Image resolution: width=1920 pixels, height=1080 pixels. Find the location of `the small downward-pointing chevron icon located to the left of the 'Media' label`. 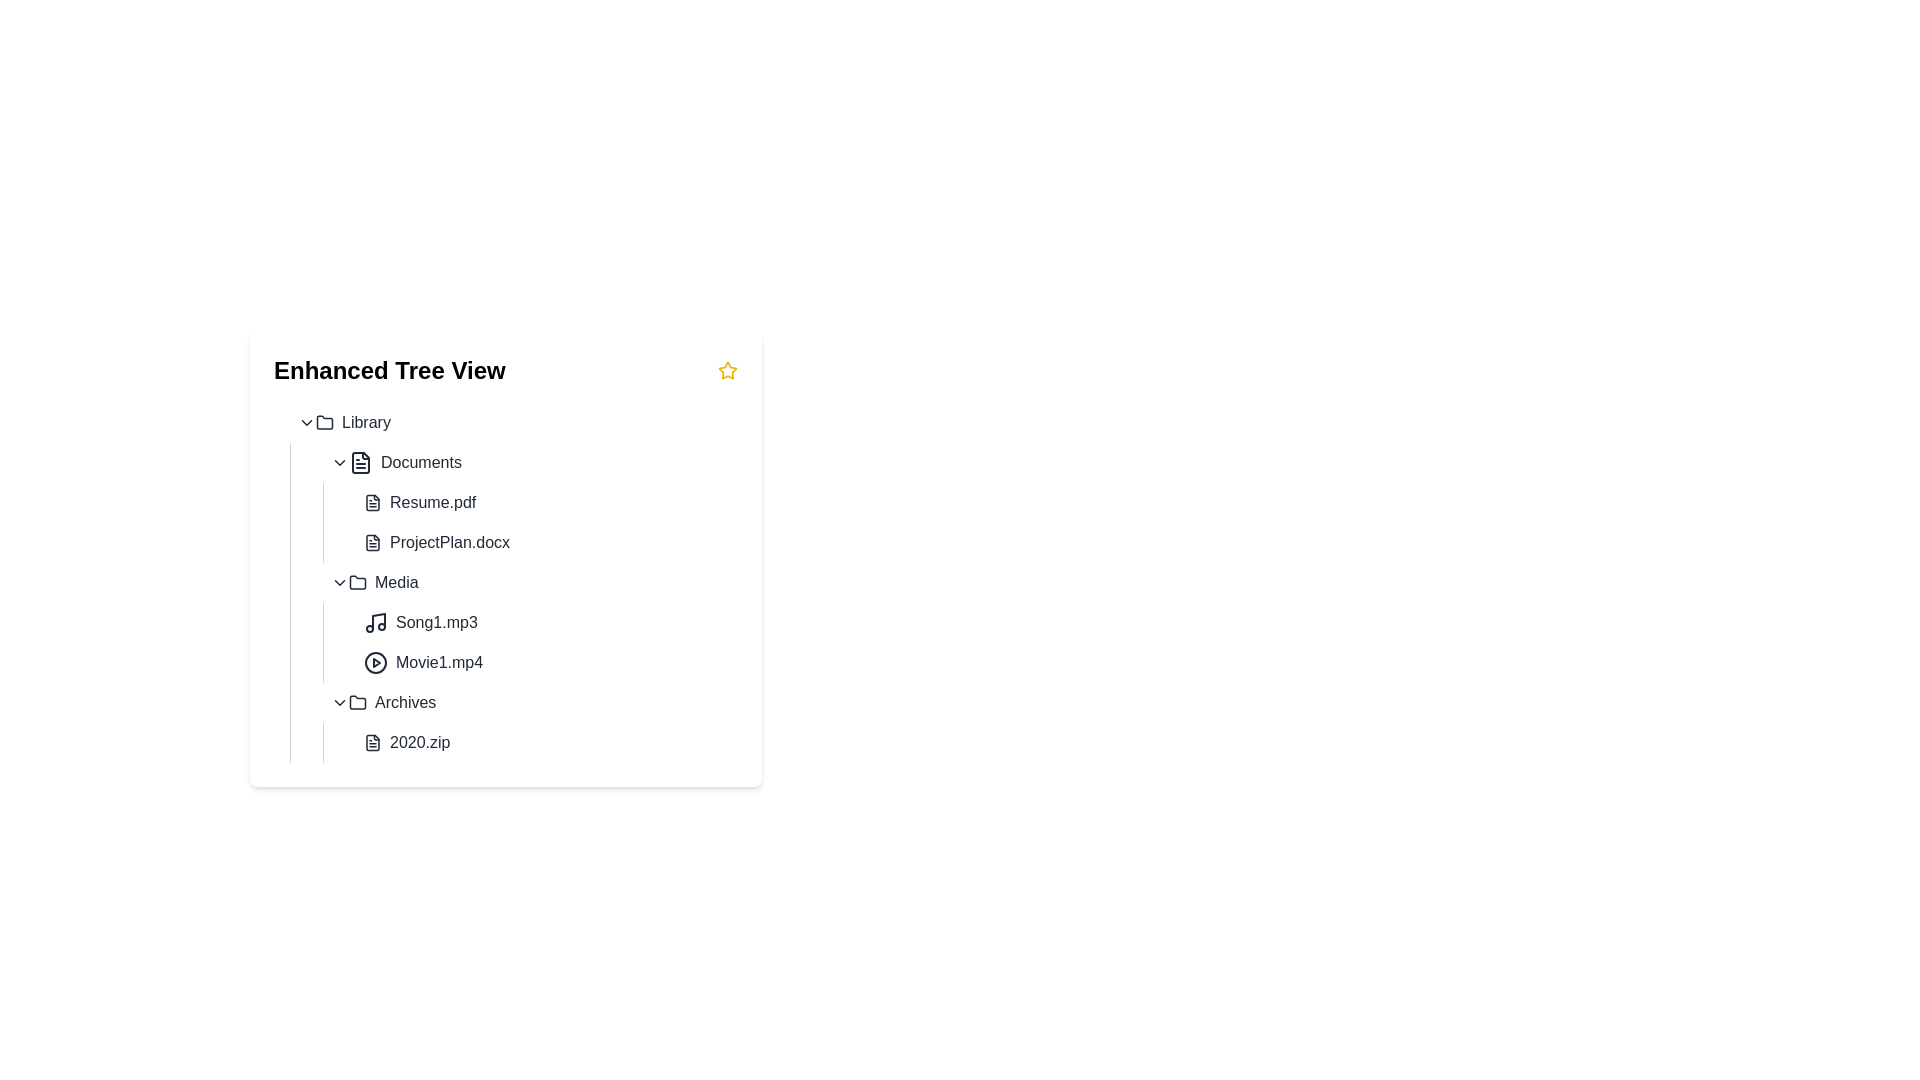

the small downward-pointing chevron icon located to the left of the 'Media' label is located at coordinates (340, 582).